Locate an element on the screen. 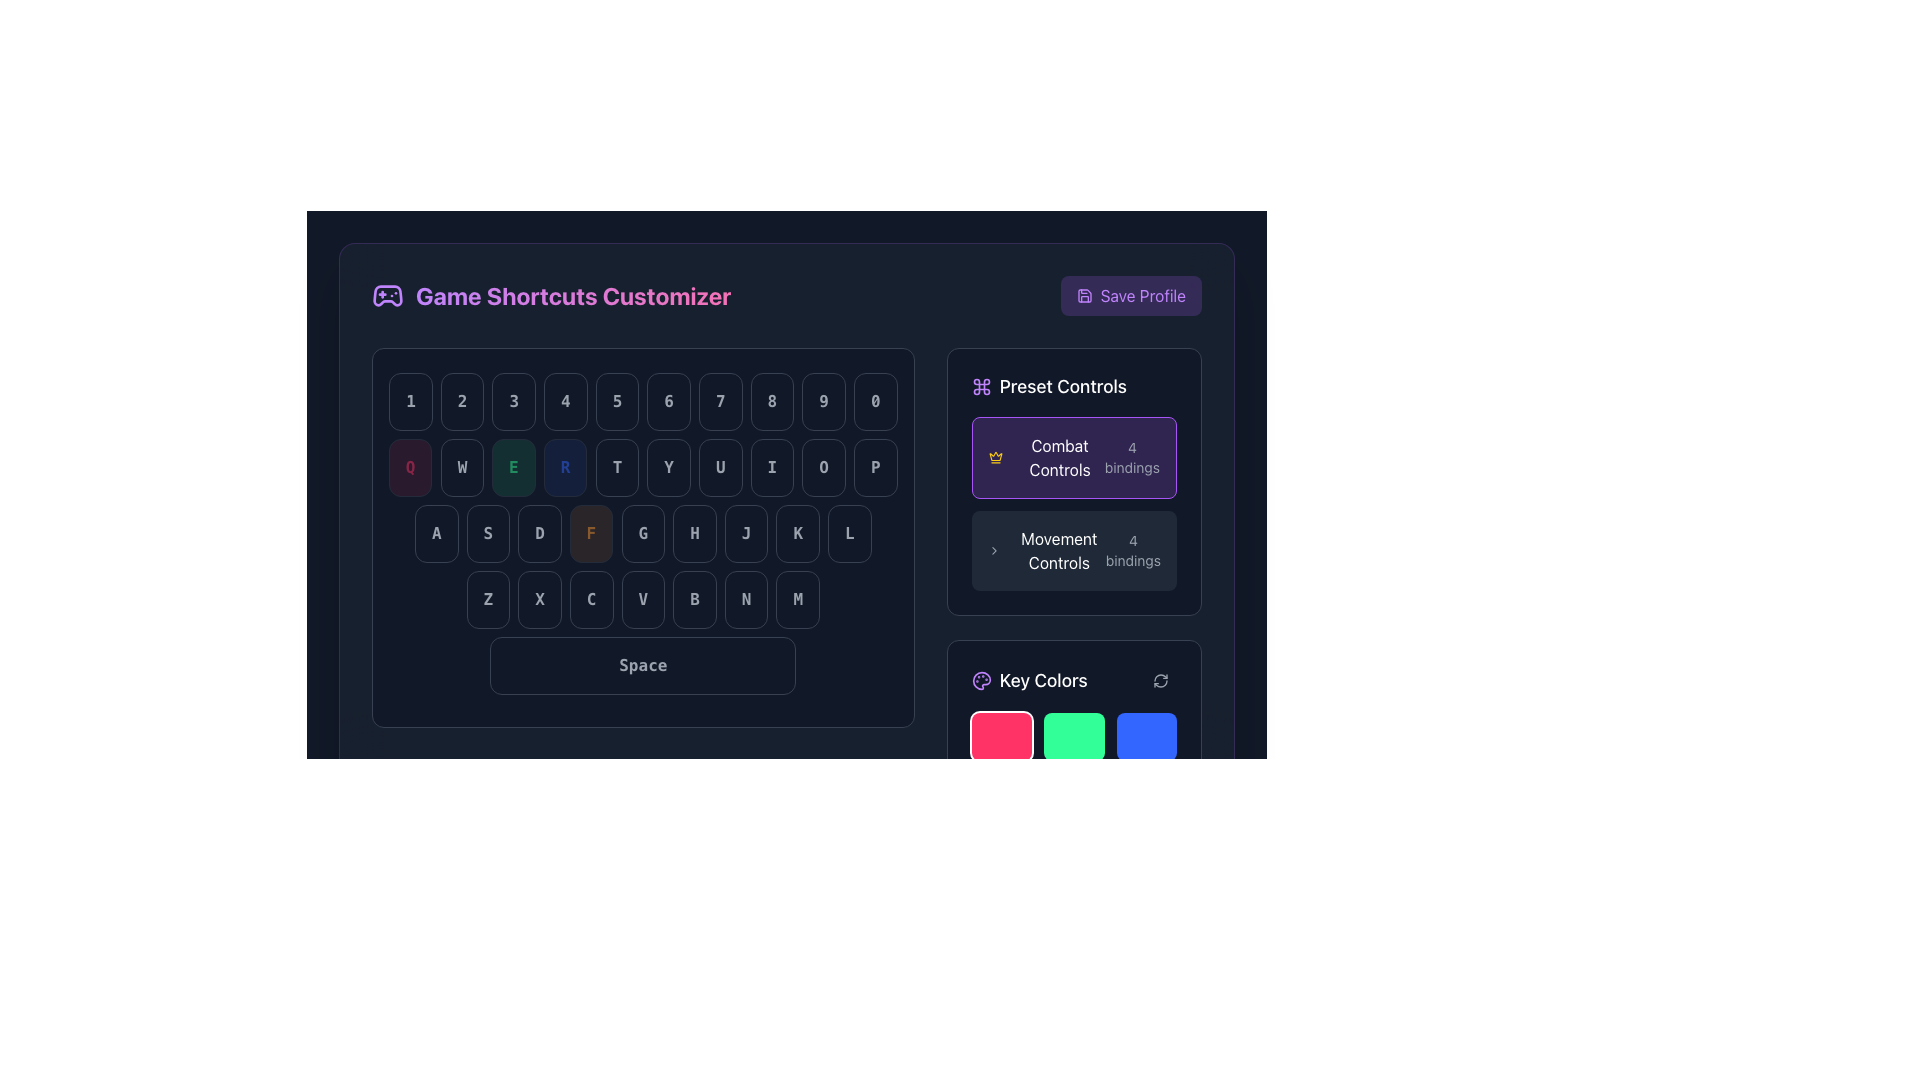  the button displaying the number '3', which is the third button in a horizontal row of keys labeled from '1' to '0', featuring a dark background and light gray text is located at coordinates (514, 401).